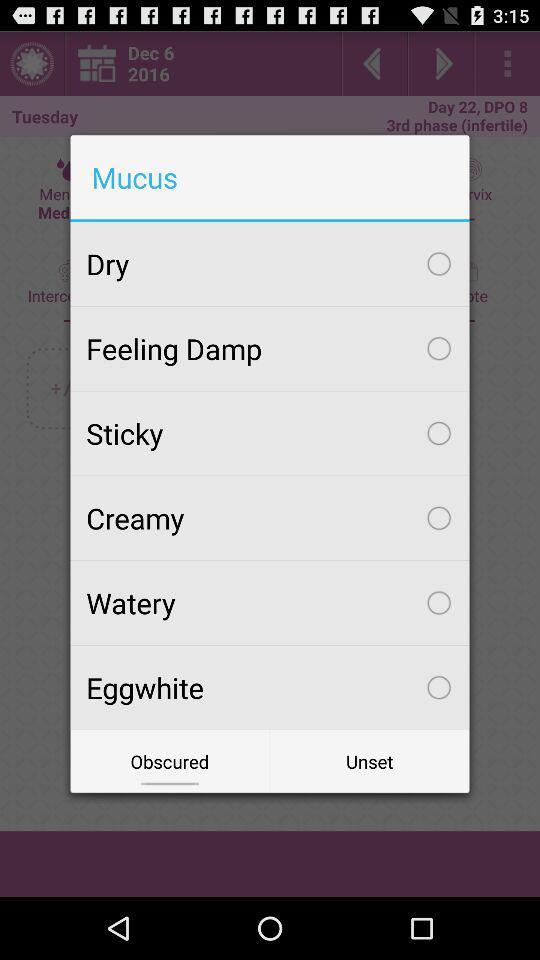 This screenshot has height=960, width=540. I want to click on item above the eggwhite checkbox, so click(270, 601).